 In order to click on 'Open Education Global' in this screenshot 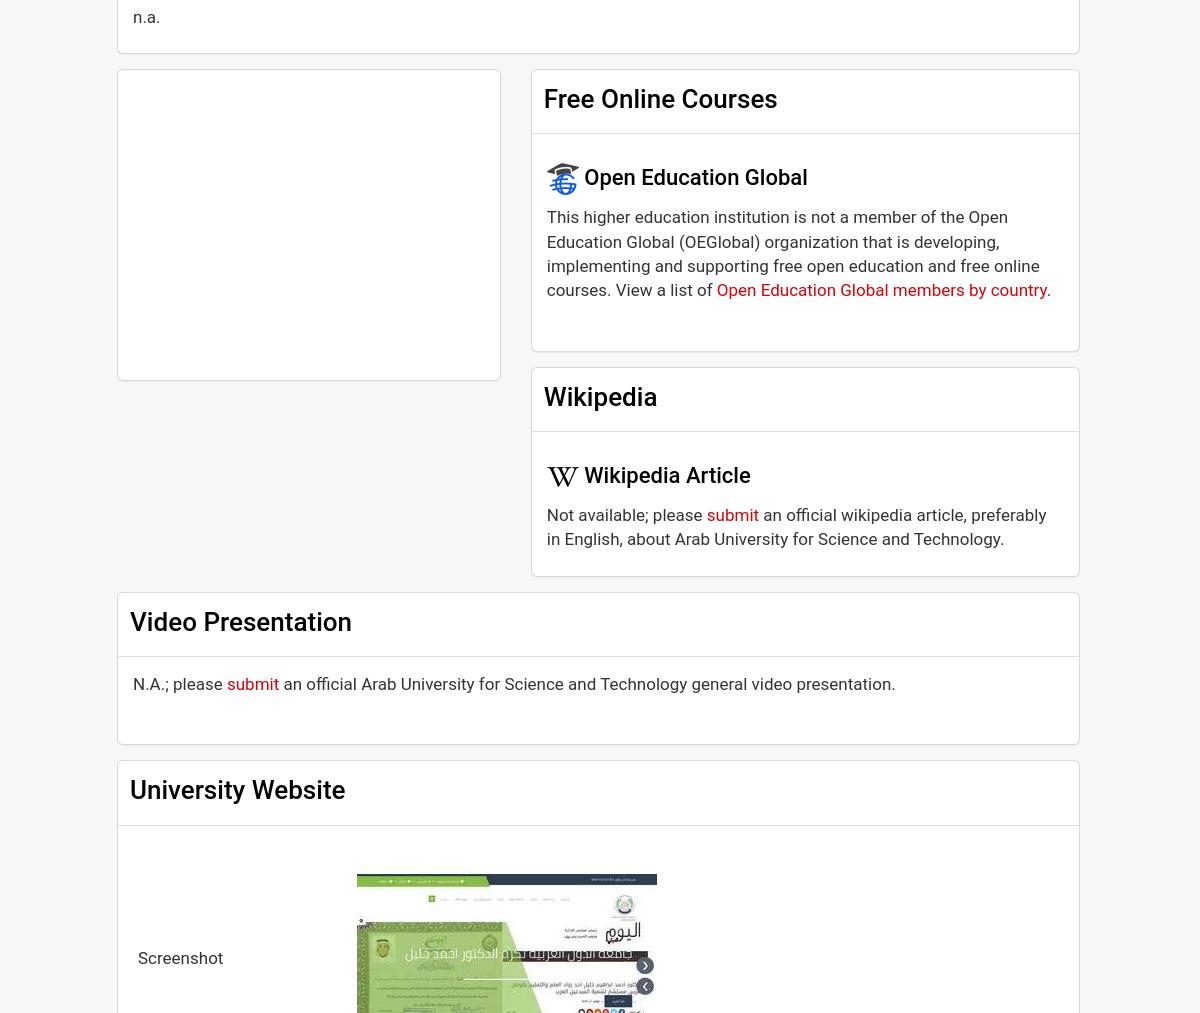, I will do `click(692, 177)`.